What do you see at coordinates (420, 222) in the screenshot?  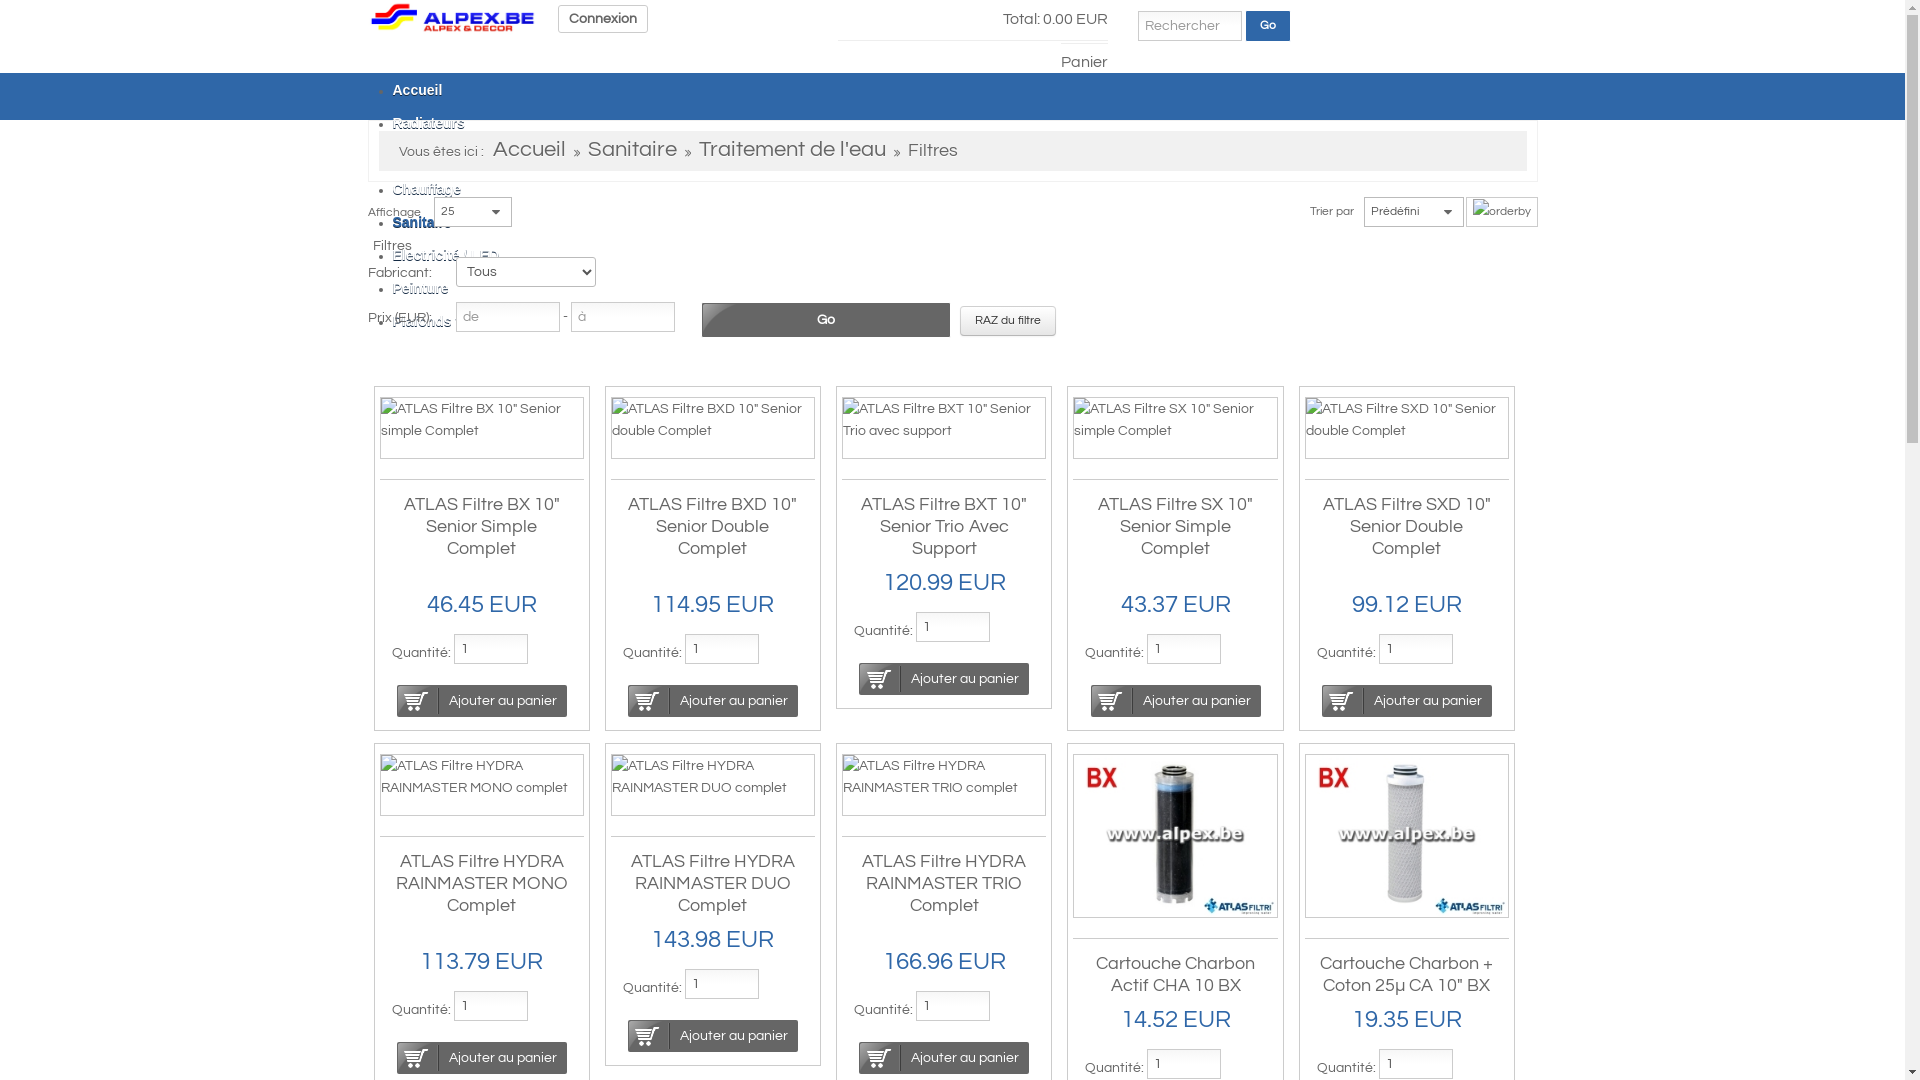 I see `'Sanitaire'` at bounding box center [420, 222].